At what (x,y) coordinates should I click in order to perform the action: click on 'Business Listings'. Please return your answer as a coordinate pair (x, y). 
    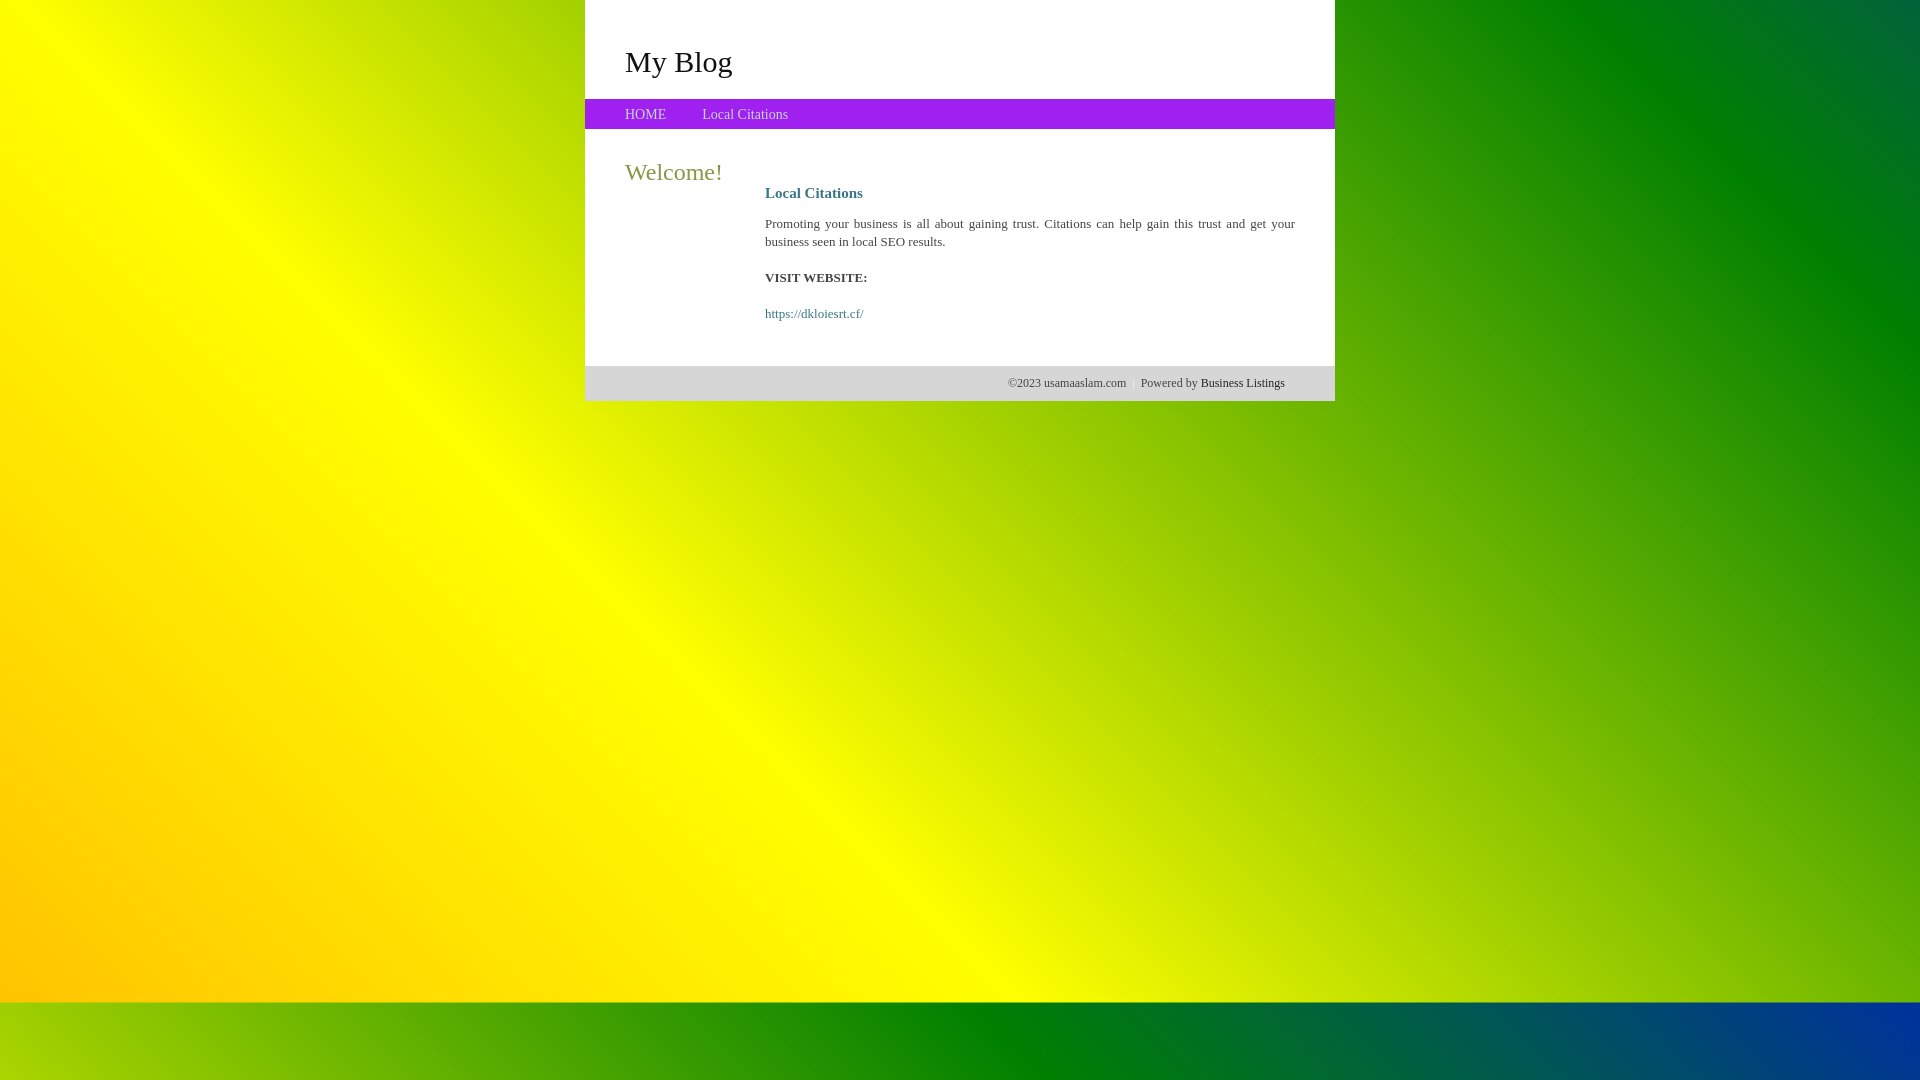
    Looking at the image, I should click on (1242, 382).